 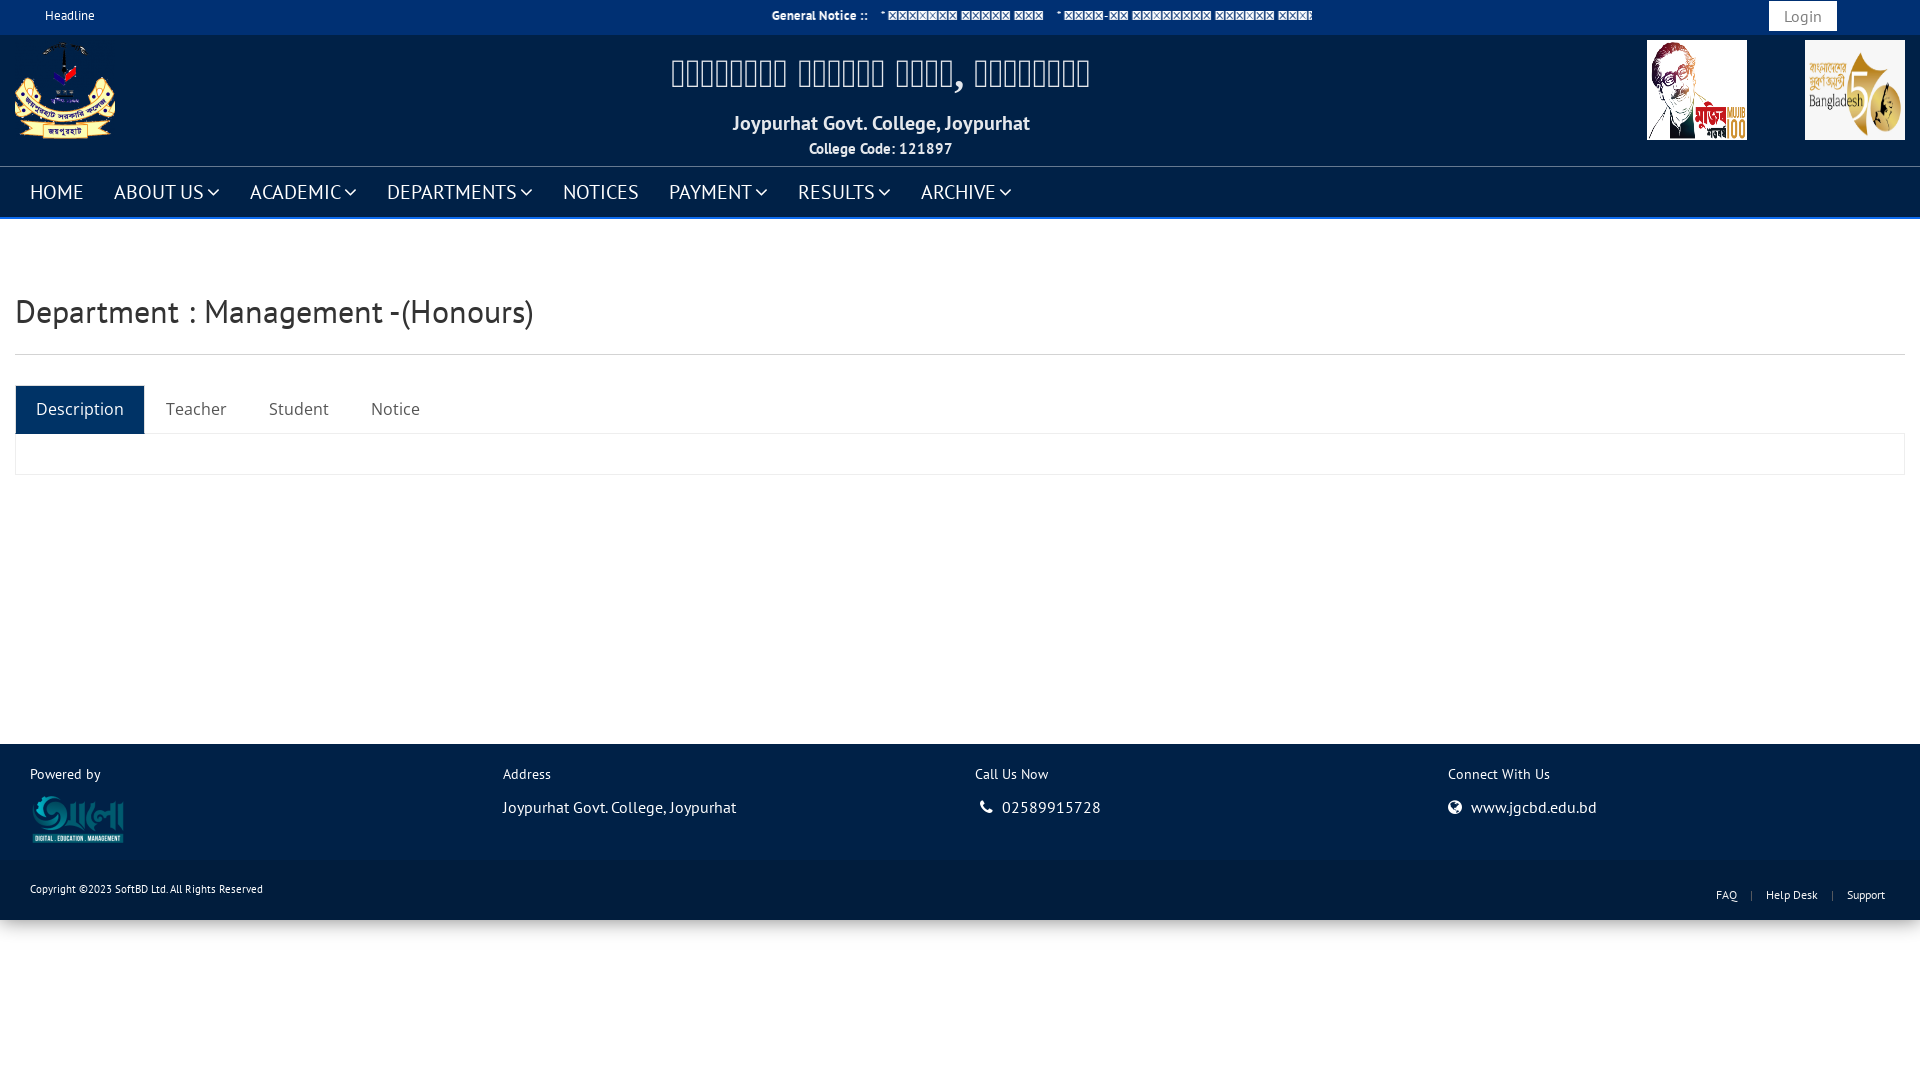 What do you see at coordinates (235, 191) in the screenshot?
I see `'ACADEMIC'` at bounding box center [235, 191].